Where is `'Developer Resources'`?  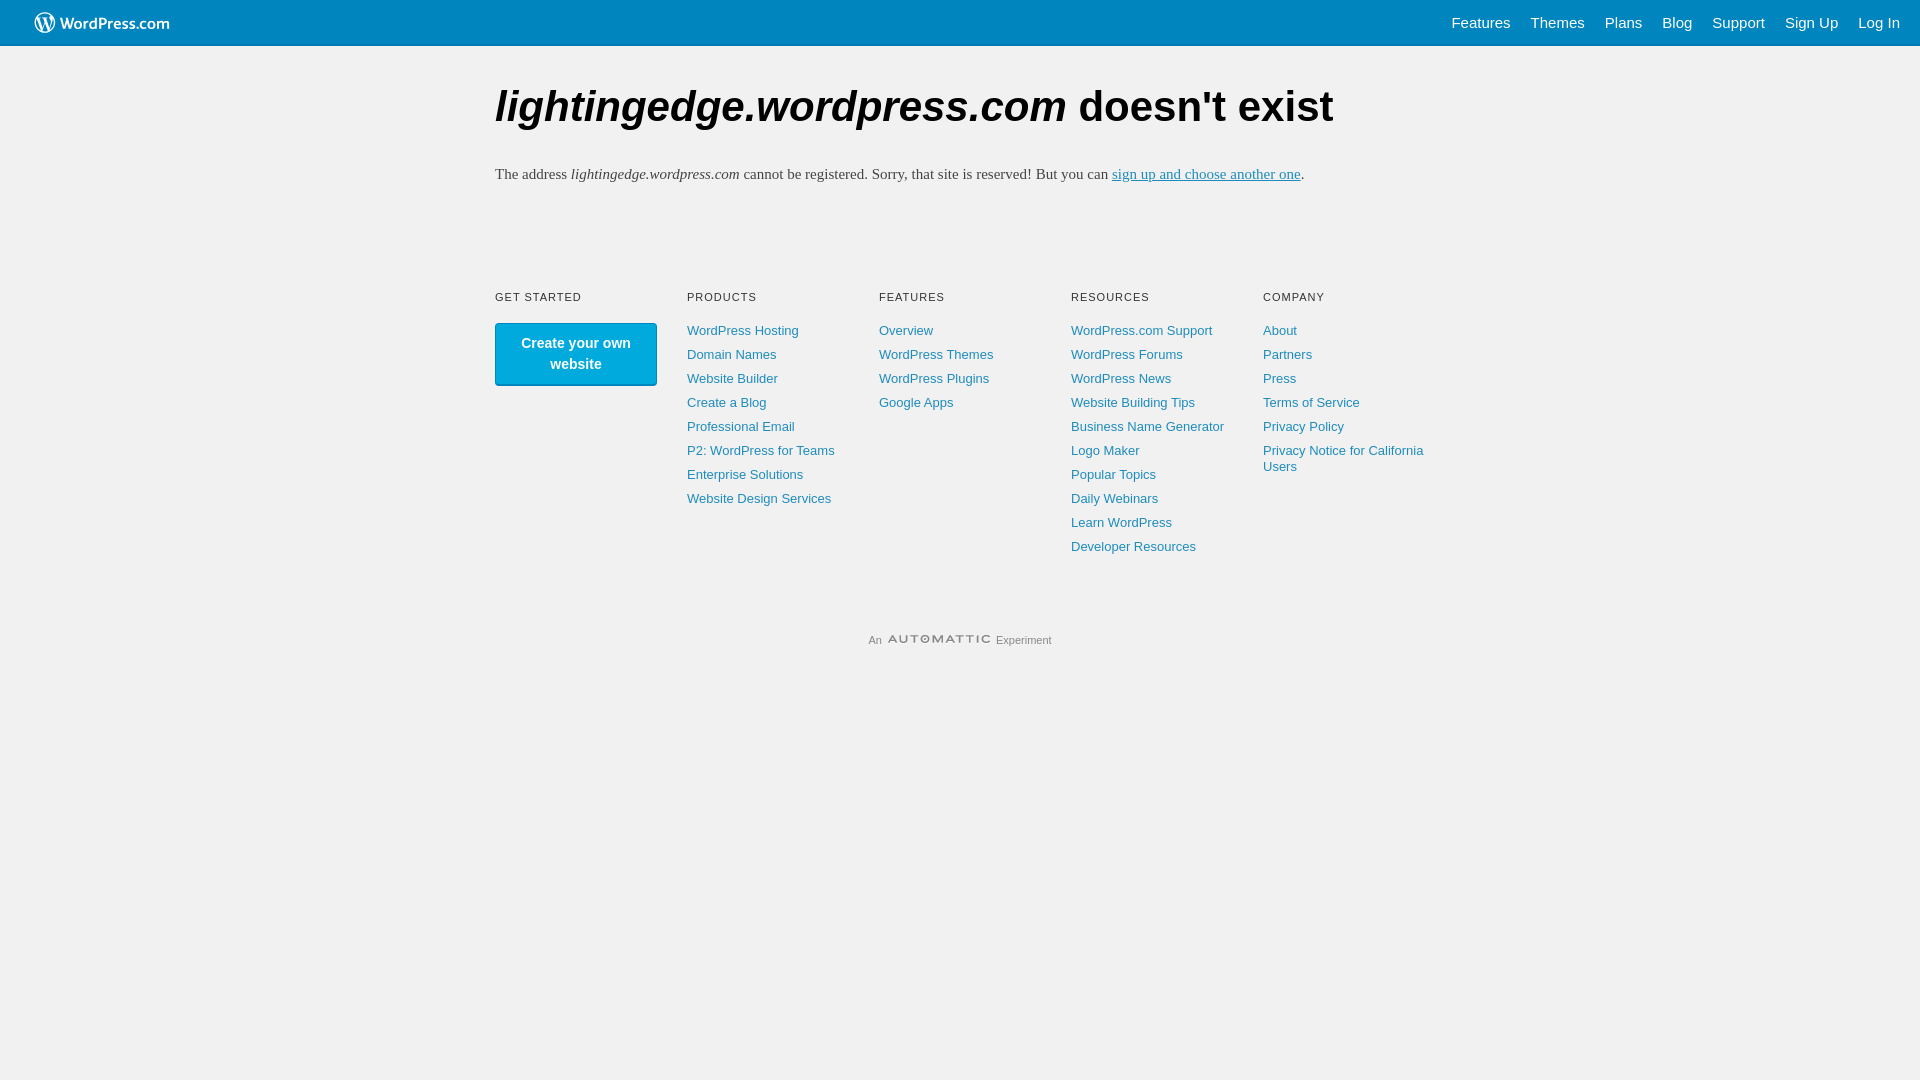
'Developer Resources' is located at coordinates (1133, 546).